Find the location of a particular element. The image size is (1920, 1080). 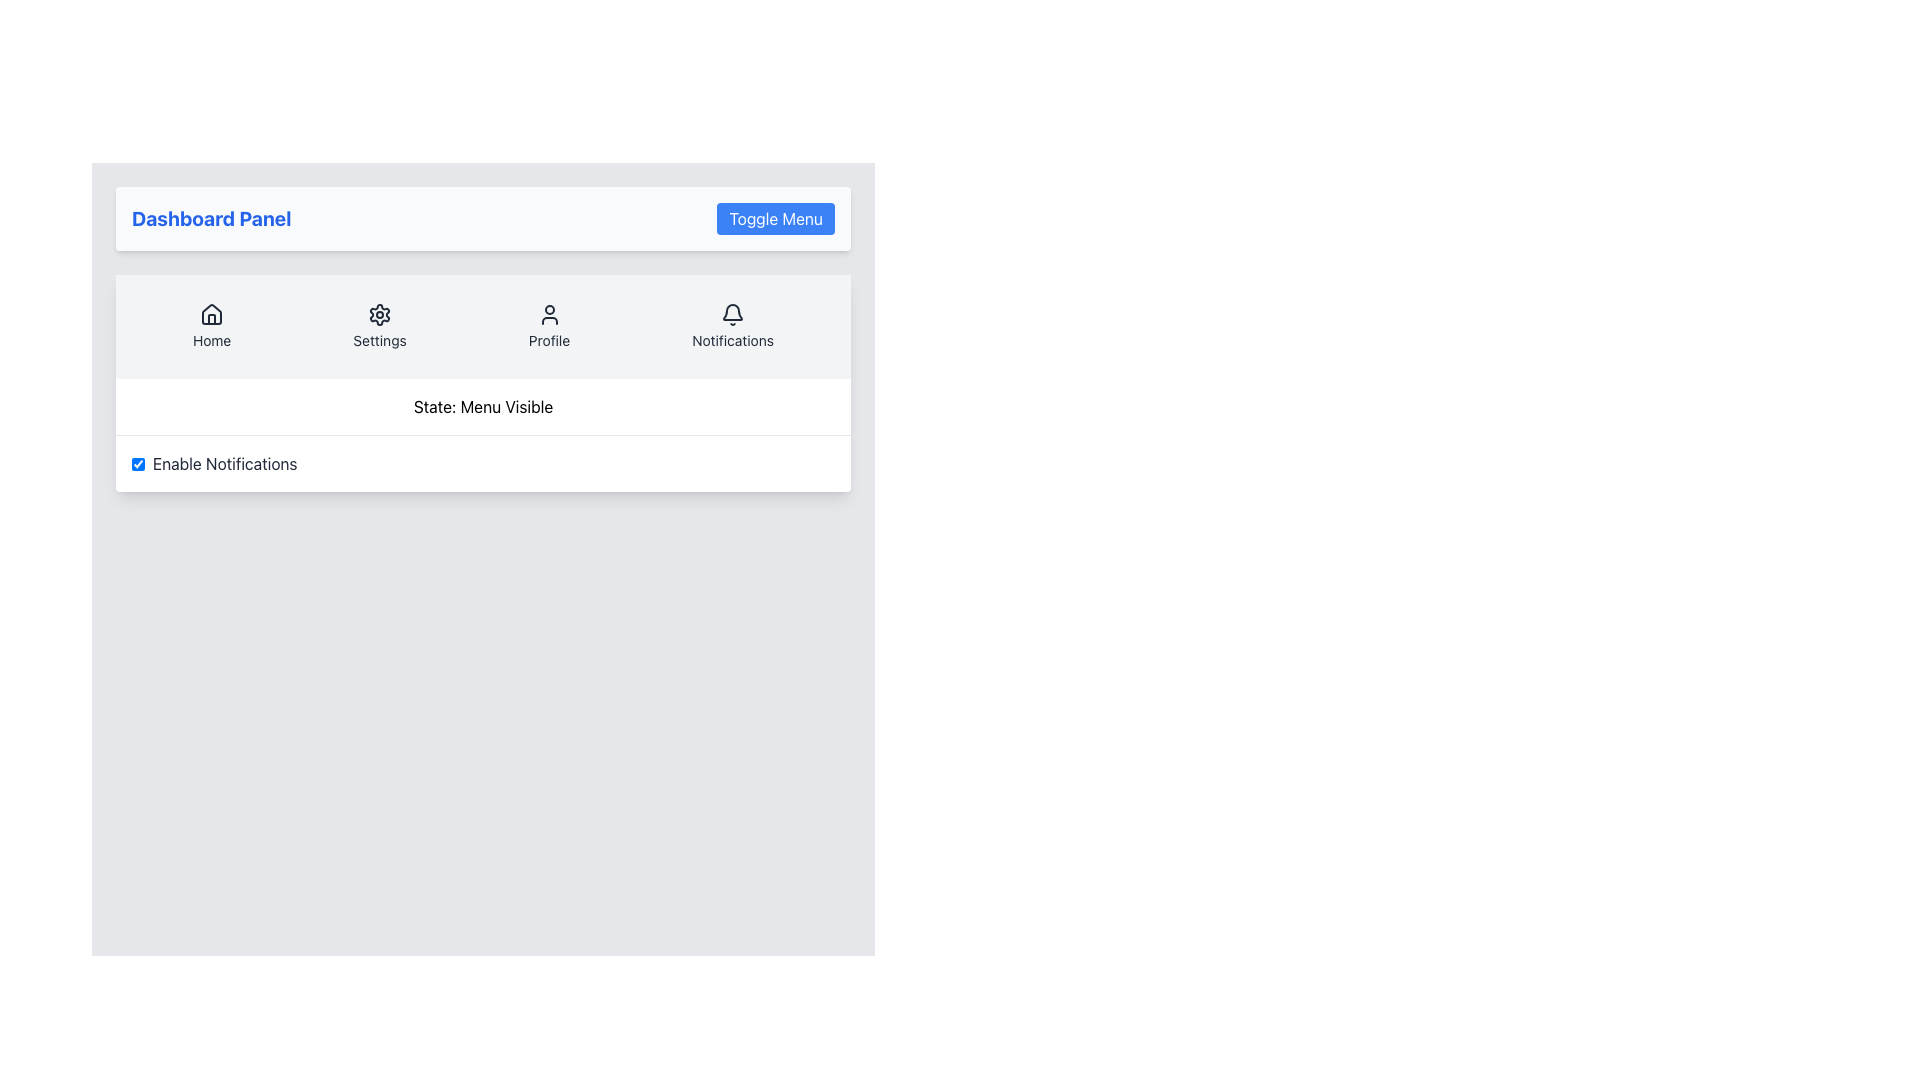

the checkbox is located at coordinates (137, 463).